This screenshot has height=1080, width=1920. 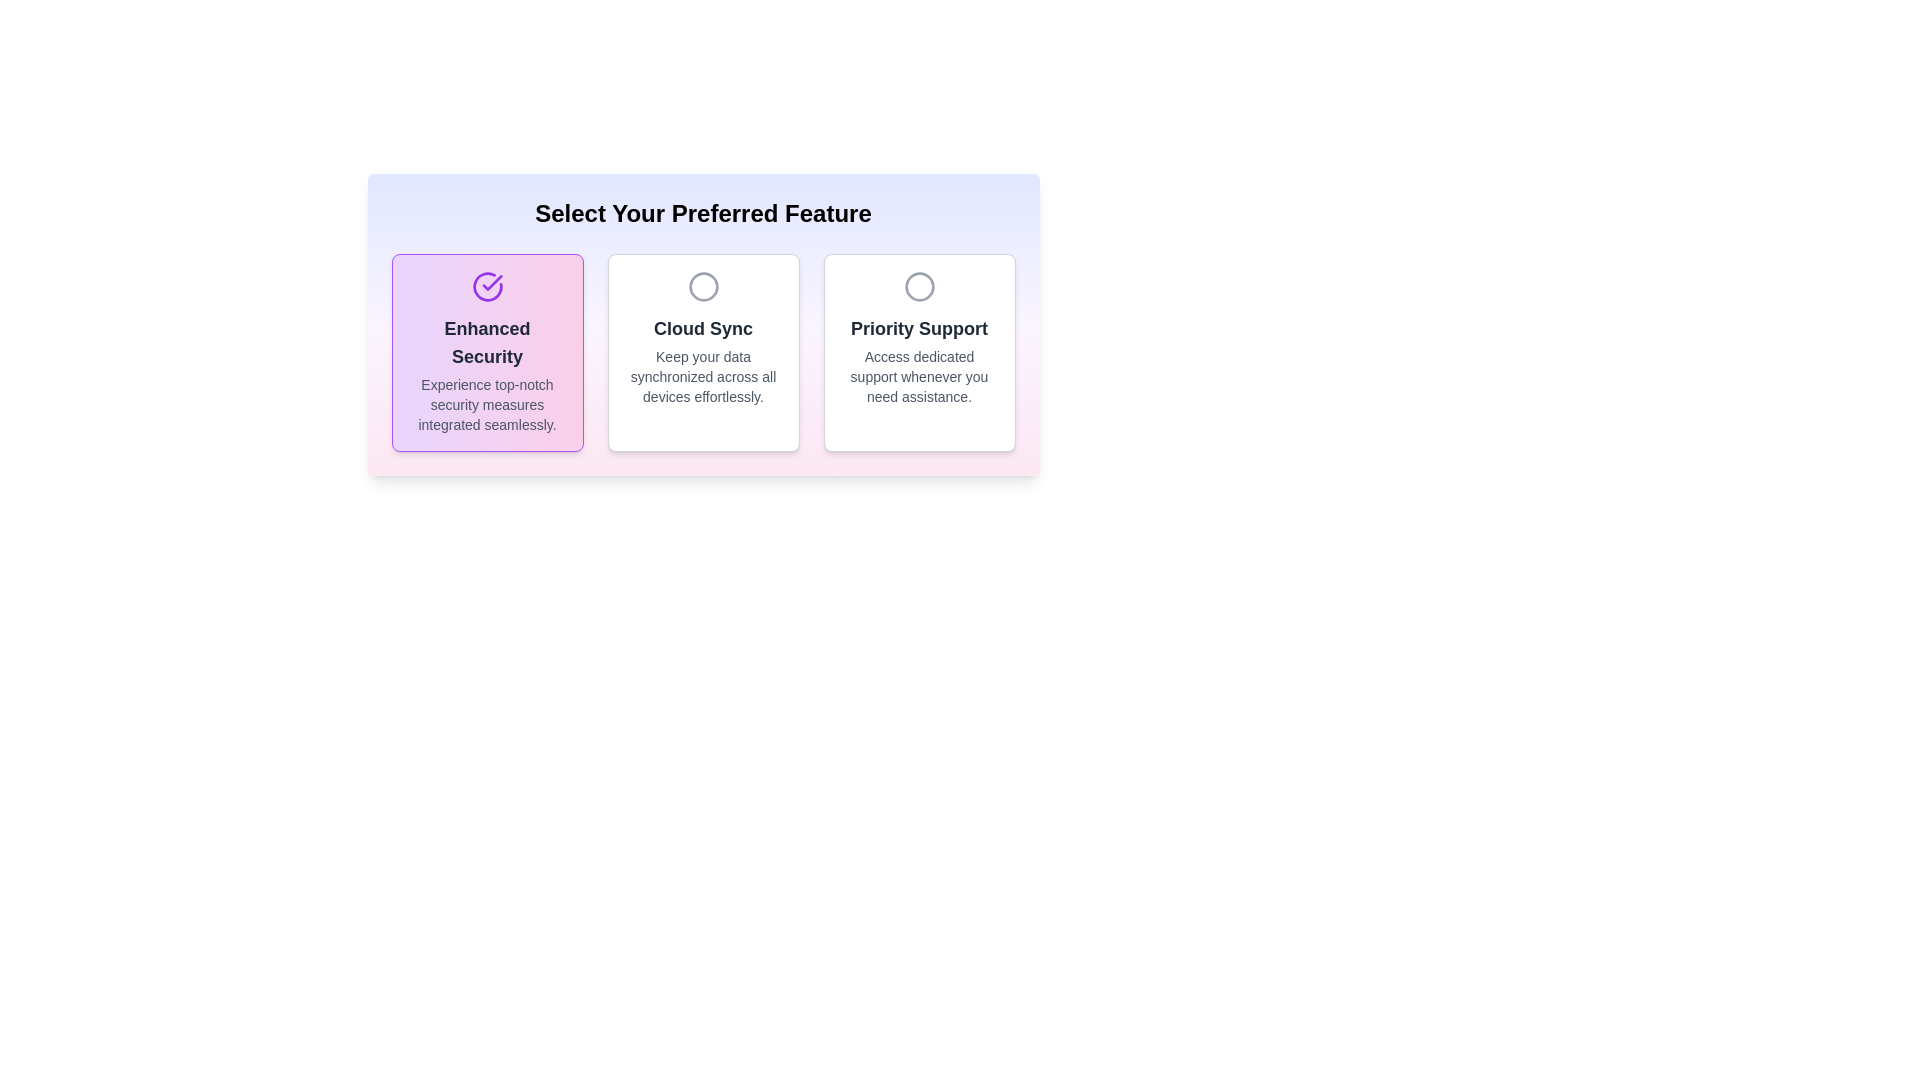 I want to click on the static text label that describes the 'Cloud Sync' option, which is located below the header text within the 'Cloud Sync' card, so click(x=703, y=377).